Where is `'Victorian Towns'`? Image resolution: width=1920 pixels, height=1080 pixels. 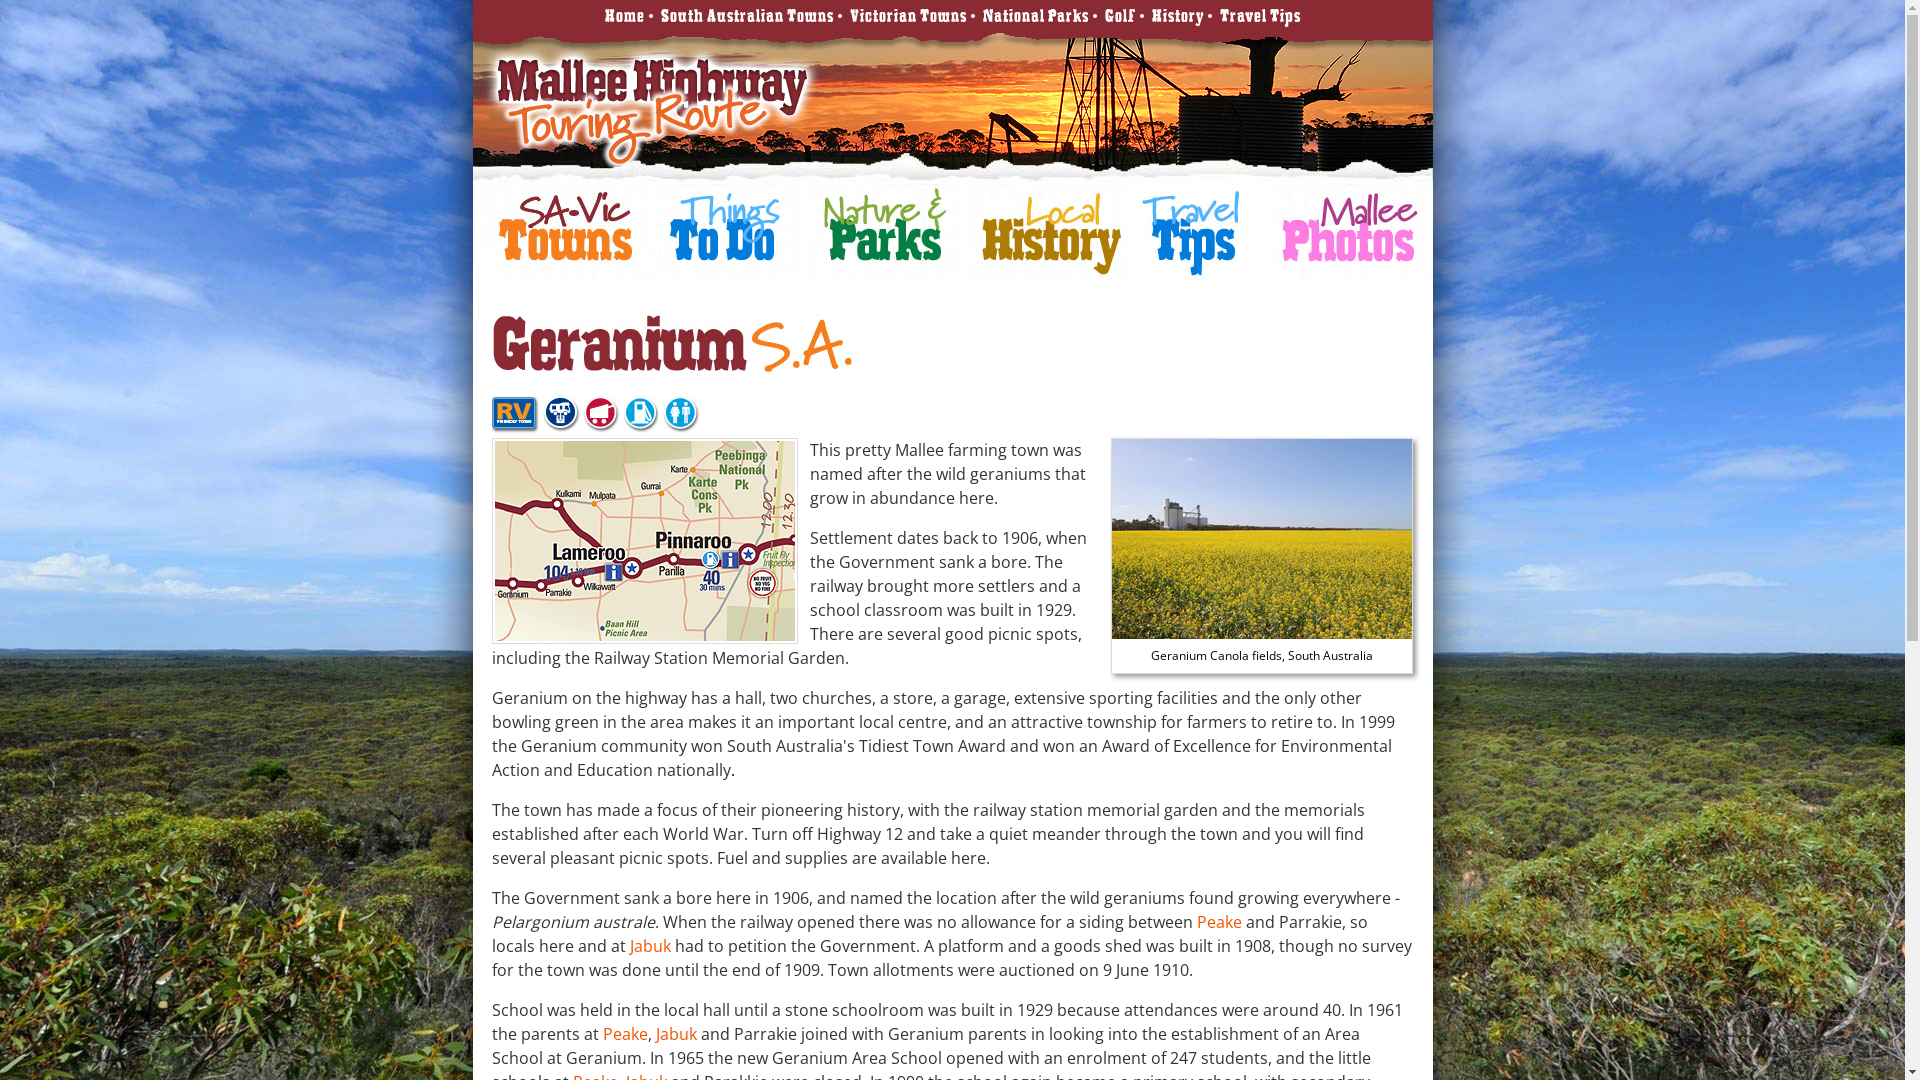
'Victorian Towns' is located at coordinates (907, 15).